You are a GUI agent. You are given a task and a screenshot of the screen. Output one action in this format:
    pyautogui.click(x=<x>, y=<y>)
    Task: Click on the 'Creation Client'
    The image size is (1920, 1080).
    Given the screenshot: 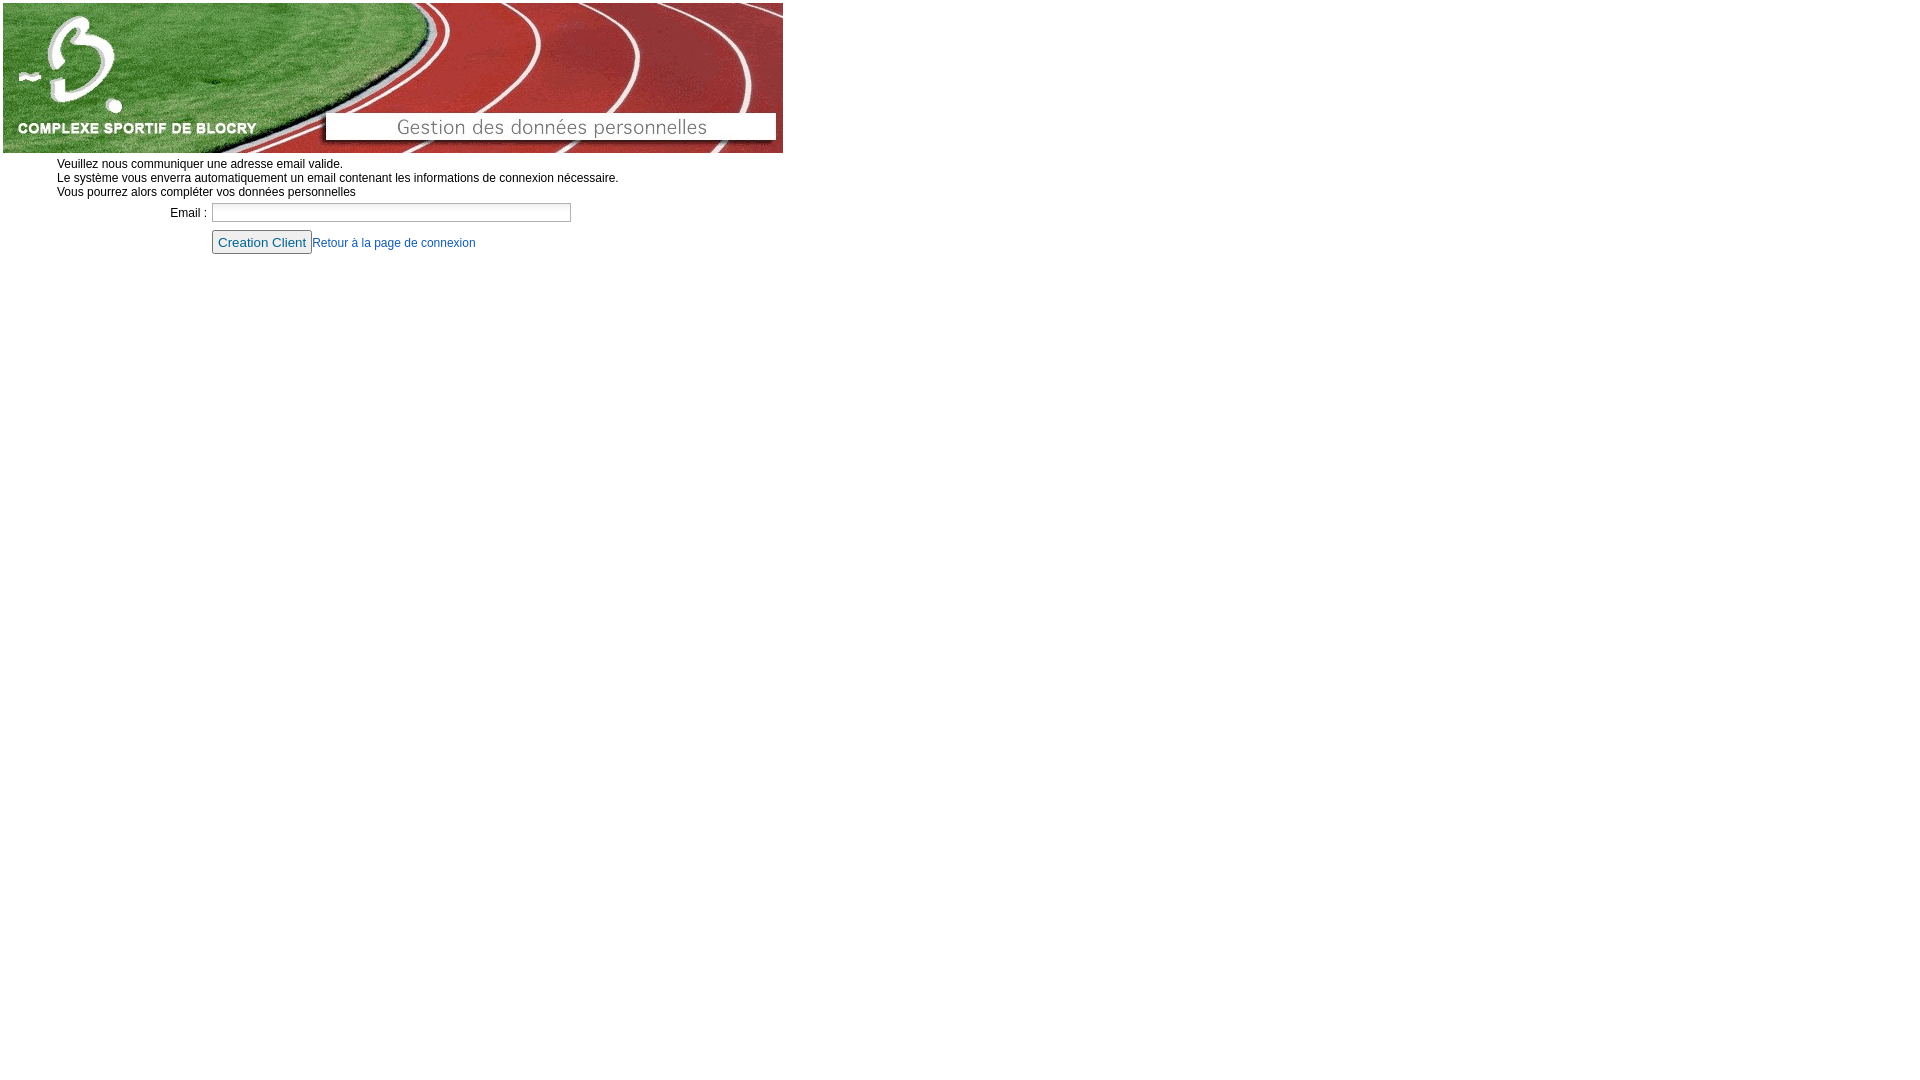 What is the action you would take?
    pyautogui.click(x=211, y=241)
    